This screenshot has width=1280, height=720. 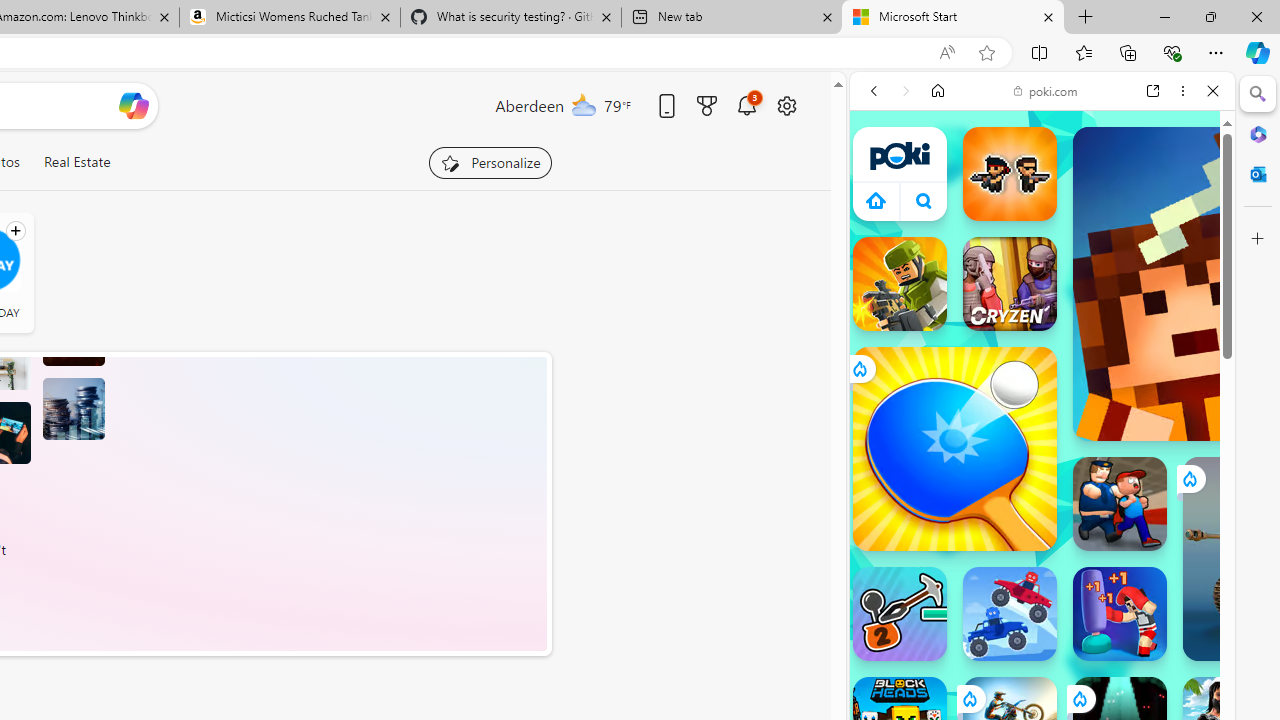 I want to click on 'Zombie Rush Zombie Rush', so click(x=1009, y=172).